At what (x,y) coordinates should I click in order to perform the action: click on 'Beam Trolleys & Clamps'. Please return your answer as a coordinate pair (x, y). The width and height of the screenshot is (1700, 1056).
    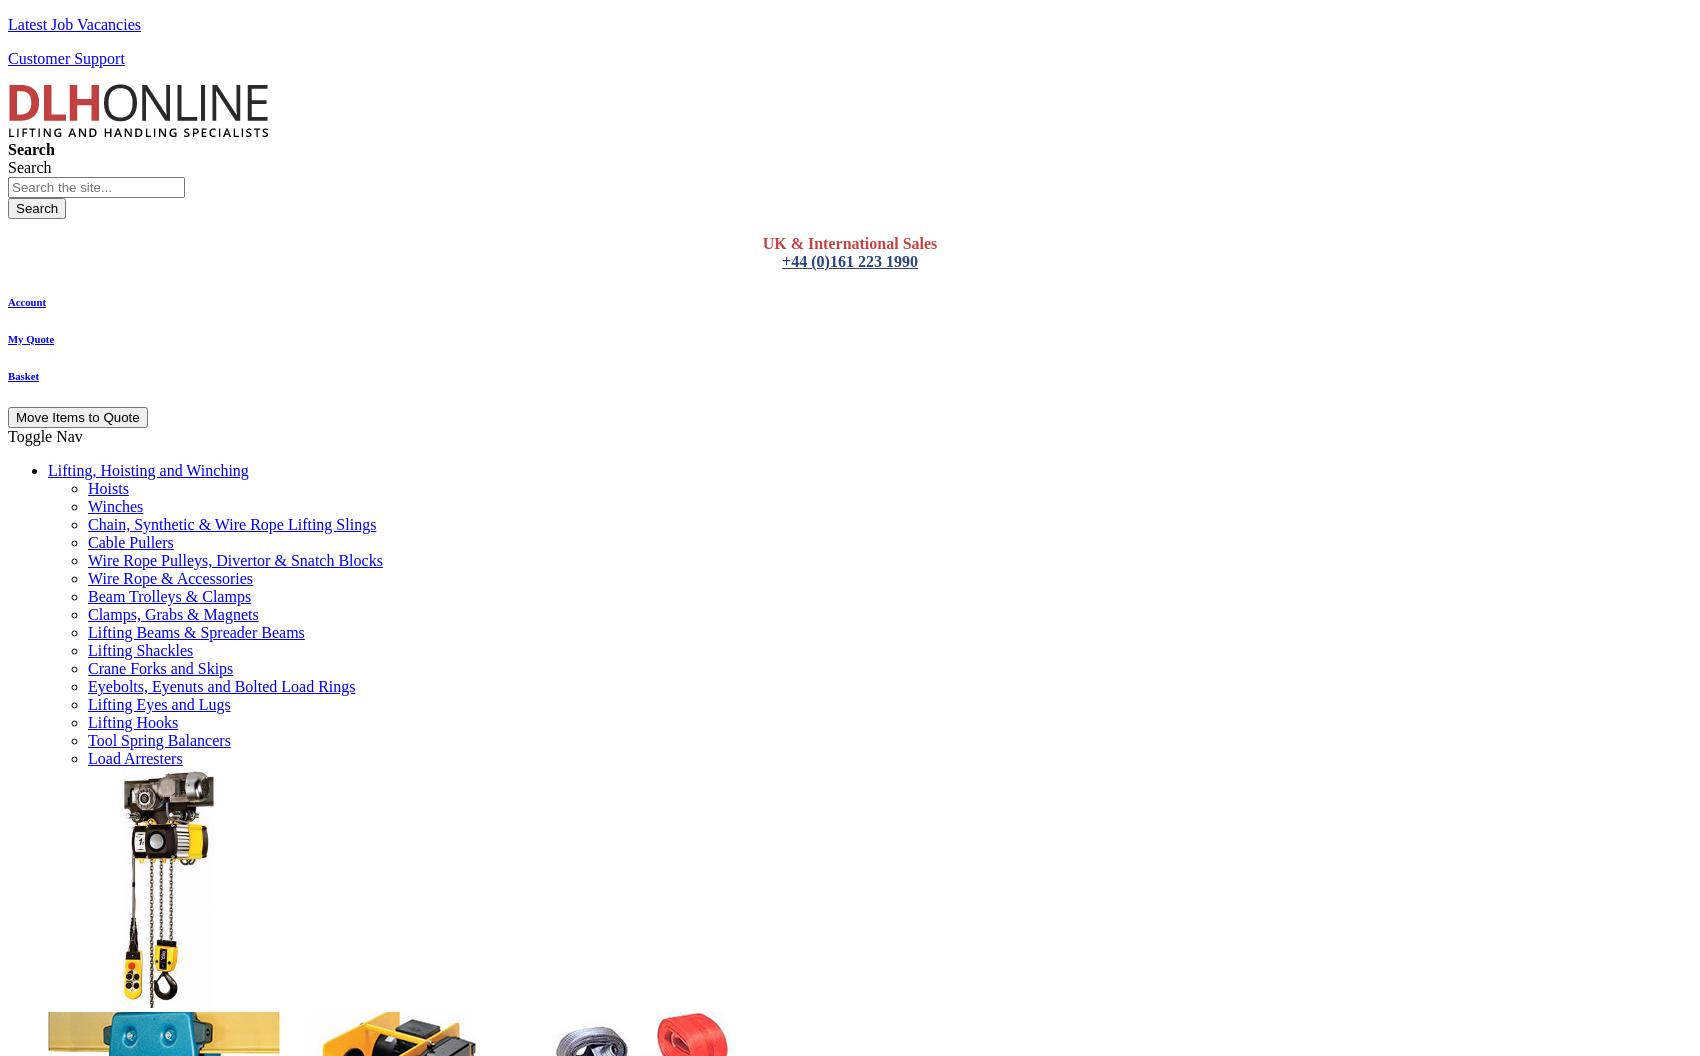
    Looking at the image, I should click on (168, 594).